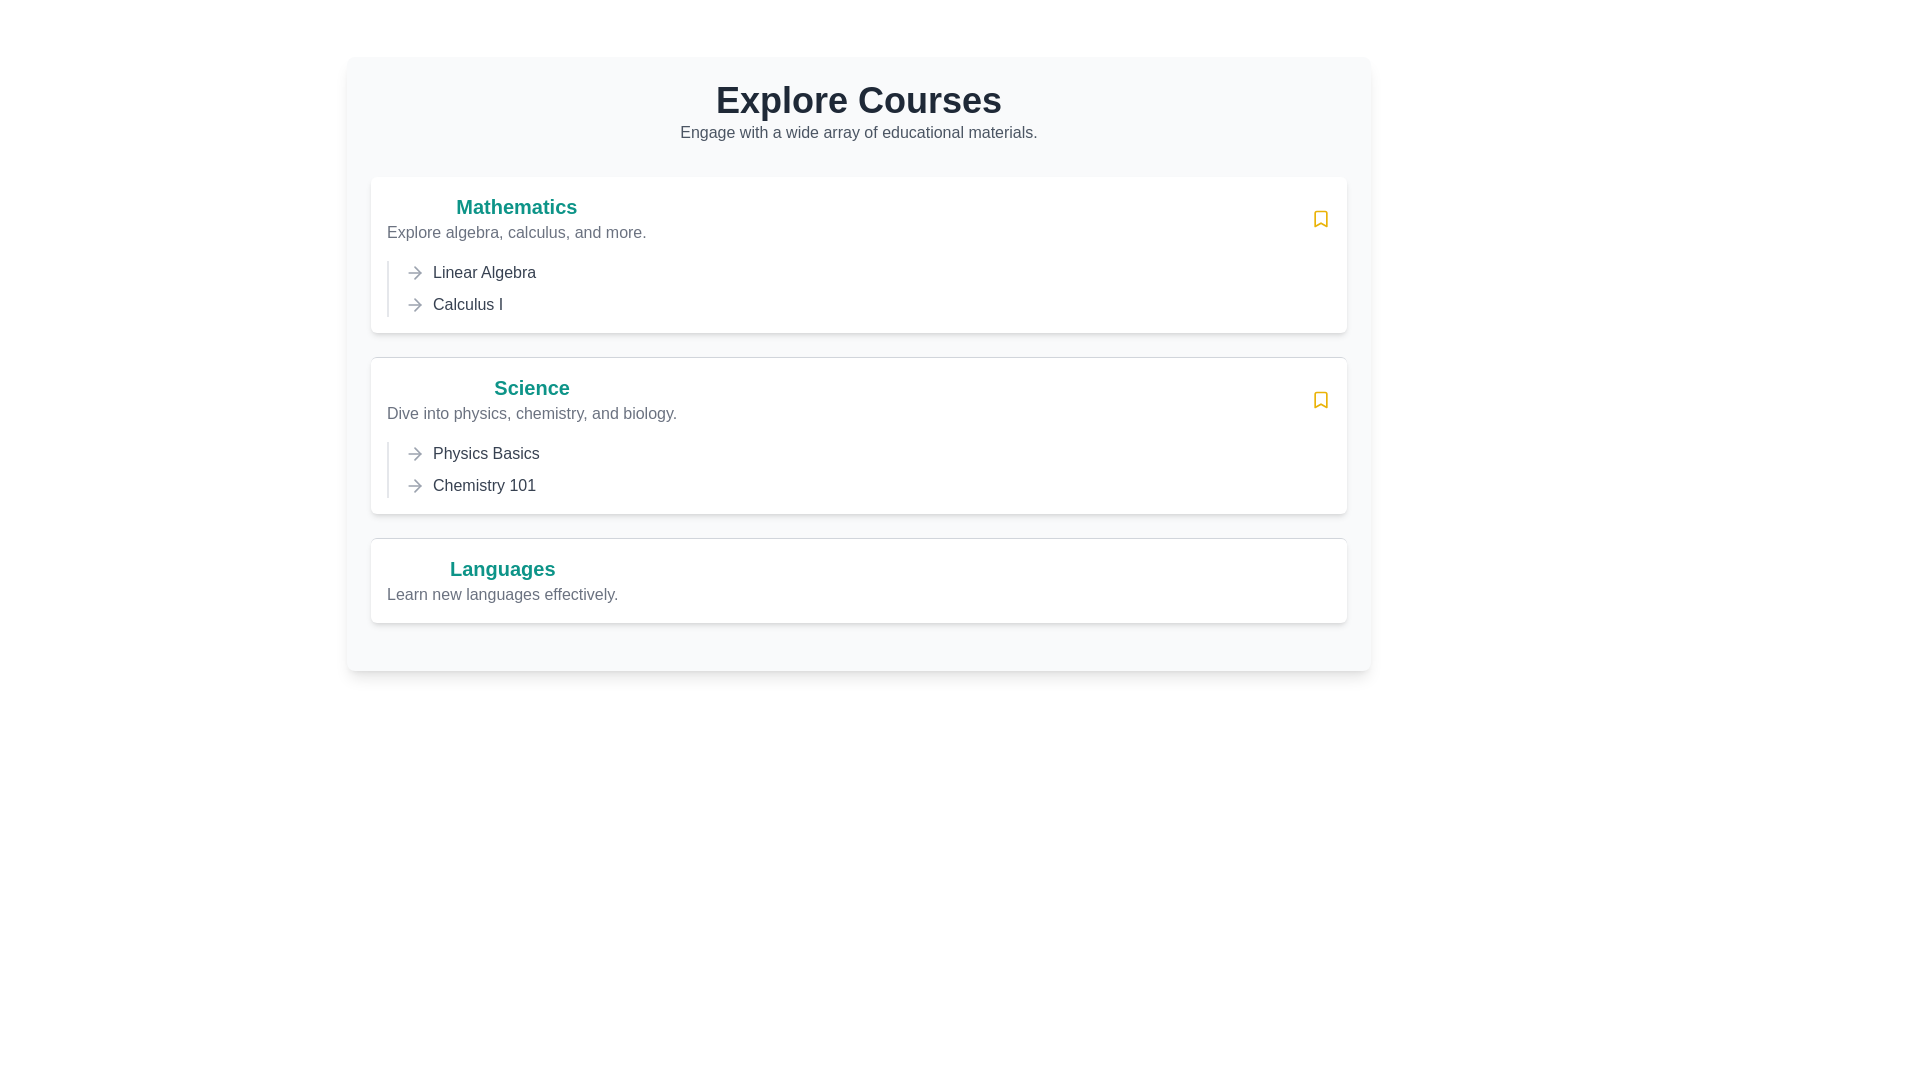 This screenshot has height=1080, width=1920. I want to click on the header of the 'Science' course category text block, so click(532, 400).